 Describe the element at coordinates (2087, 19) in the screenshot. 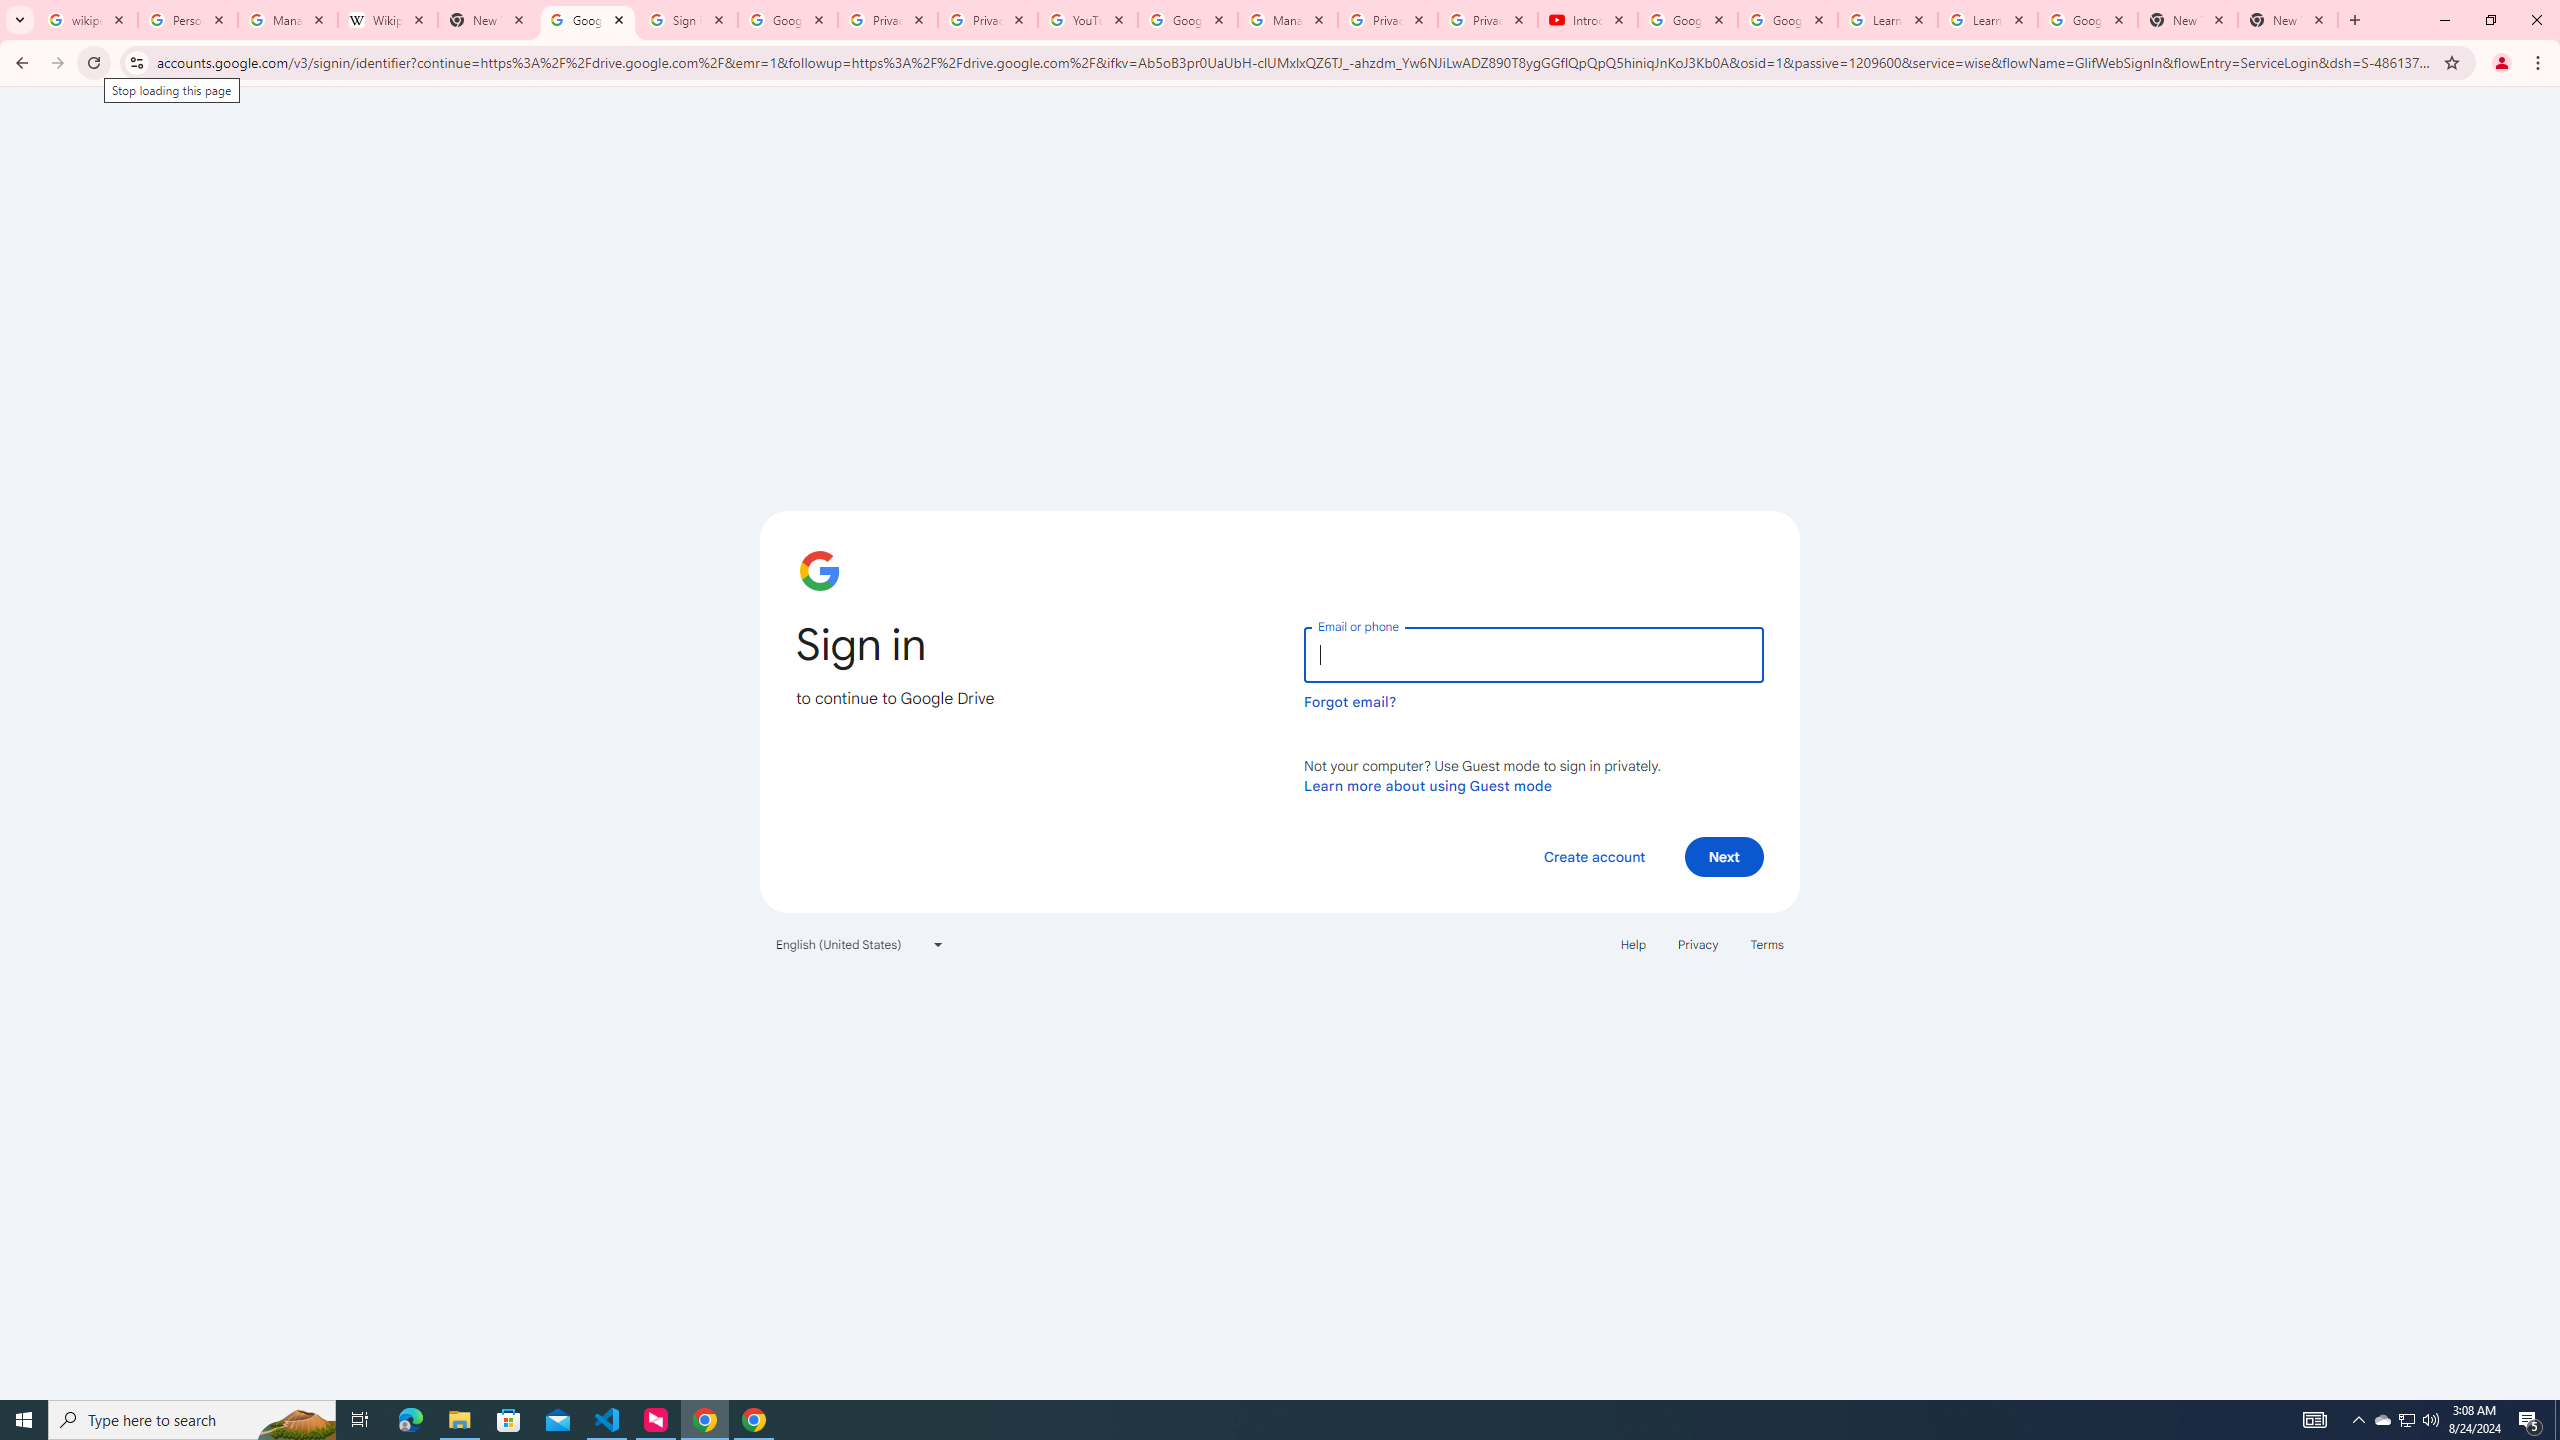

I see `'Google Account'` at that location.